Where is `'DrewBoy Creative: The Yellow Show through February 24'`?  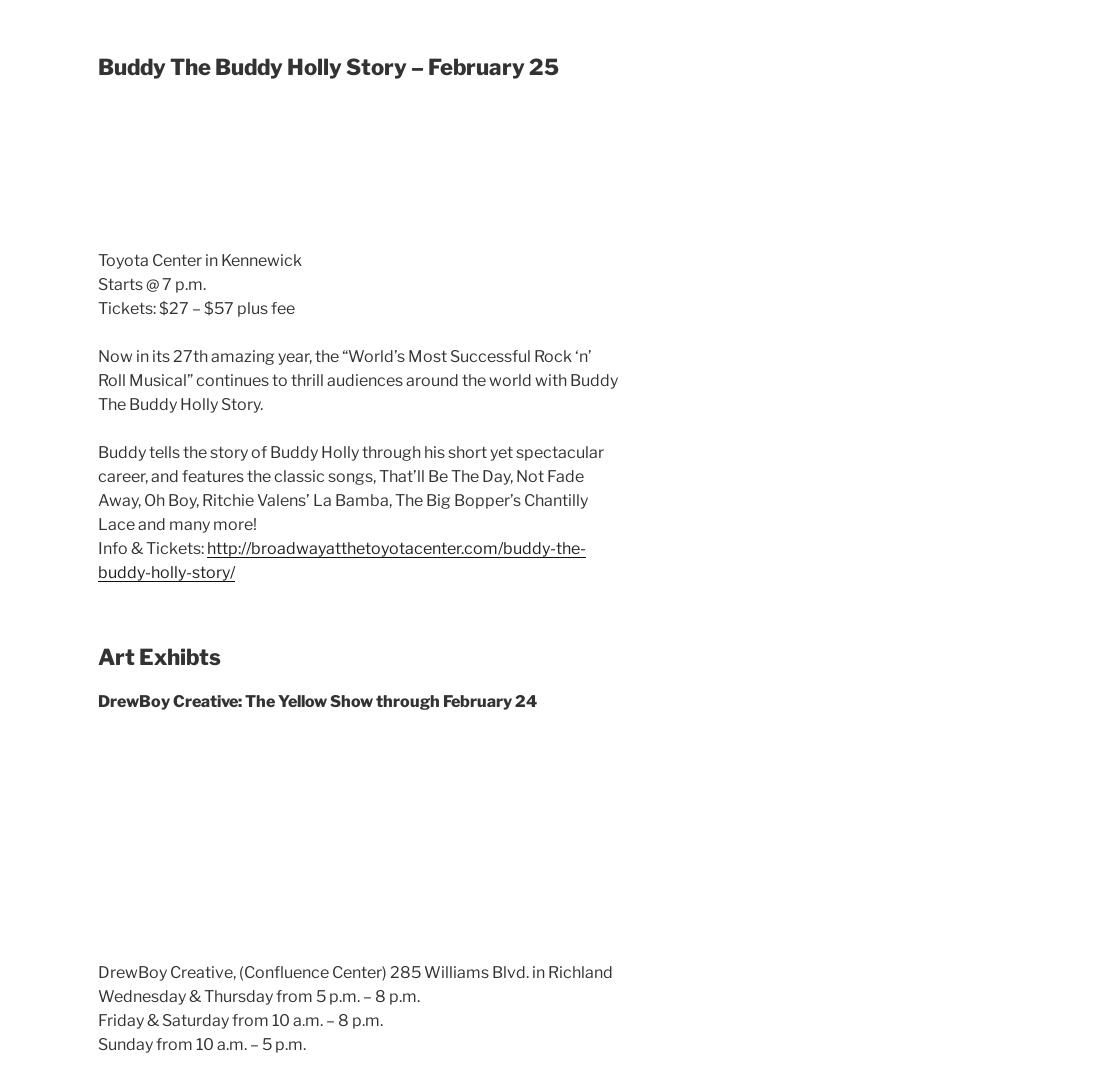 'DrewBoy Creative: The Yellow Show through February 24' is located at coordinates (316, 699).